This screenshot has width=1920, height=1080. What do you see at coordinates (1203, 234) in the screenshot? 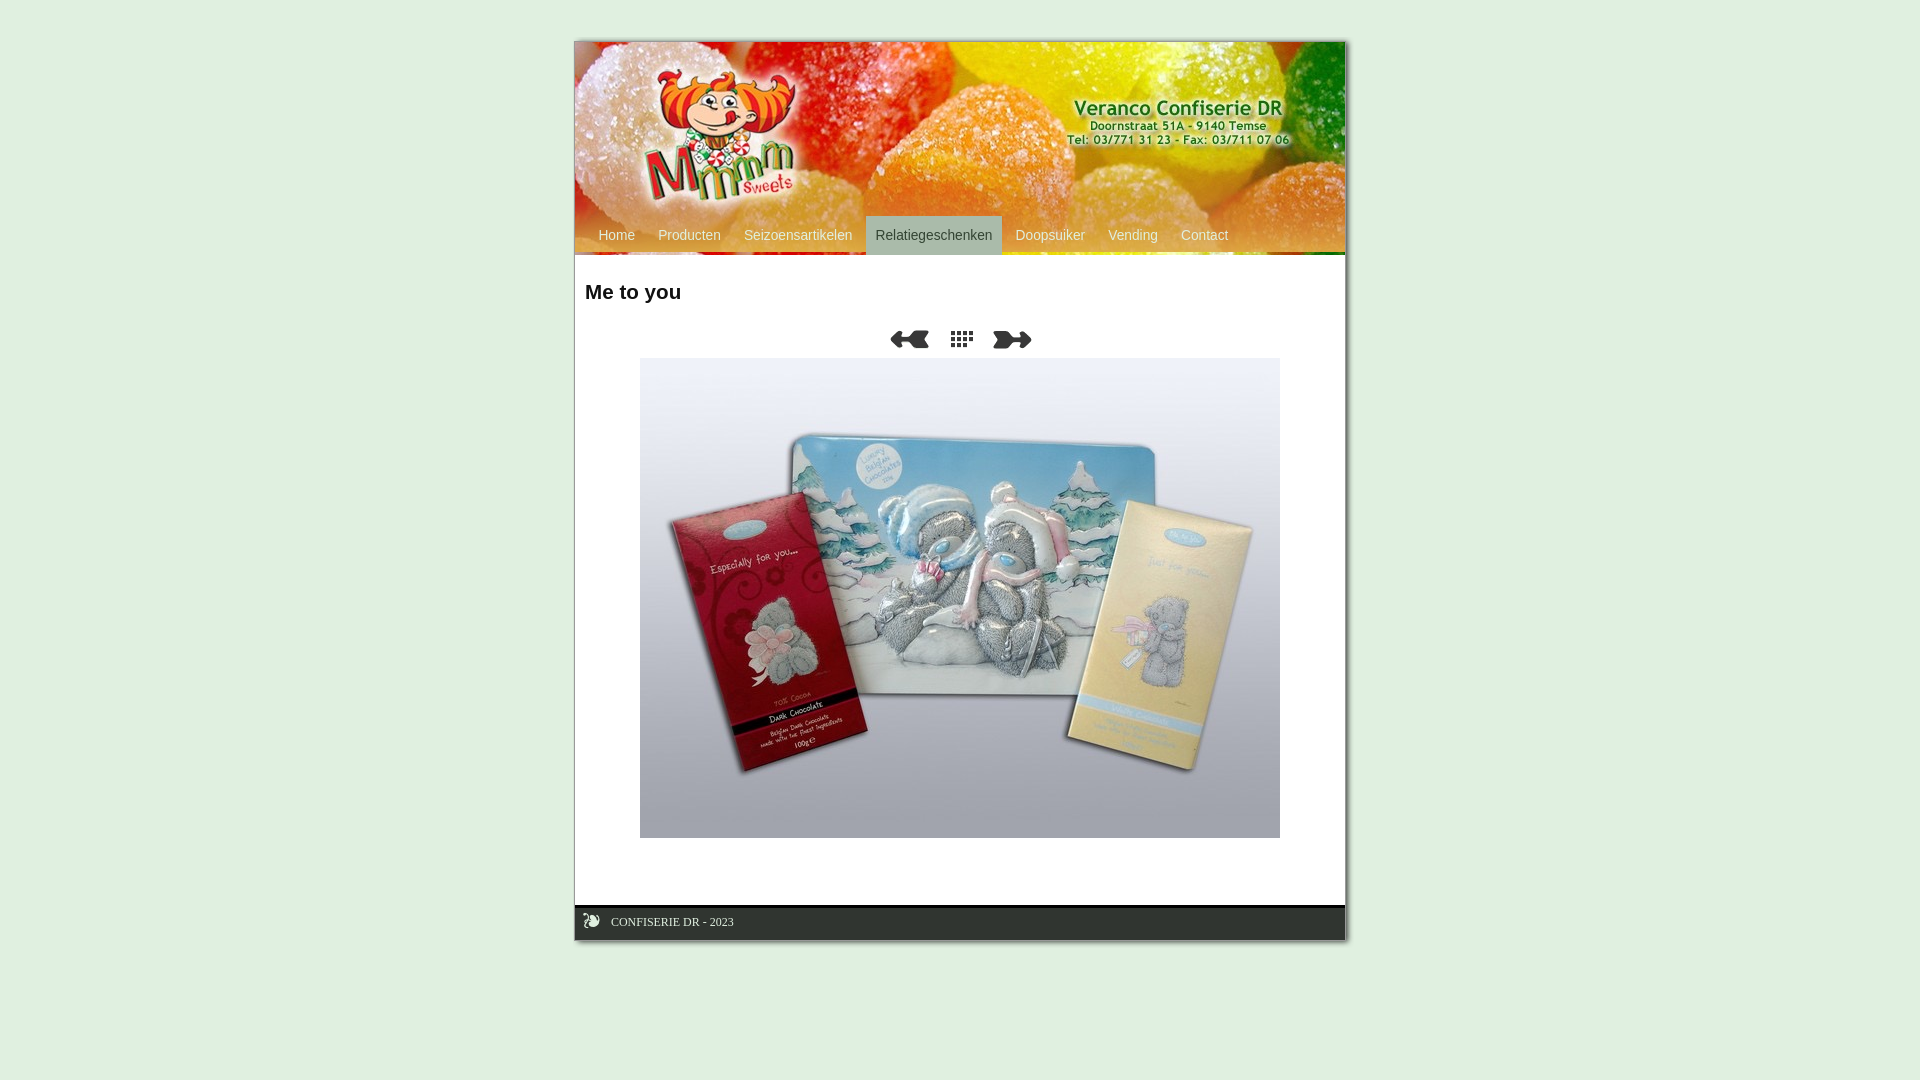
I see `'Contact'` at bounding box center [1203, 234].